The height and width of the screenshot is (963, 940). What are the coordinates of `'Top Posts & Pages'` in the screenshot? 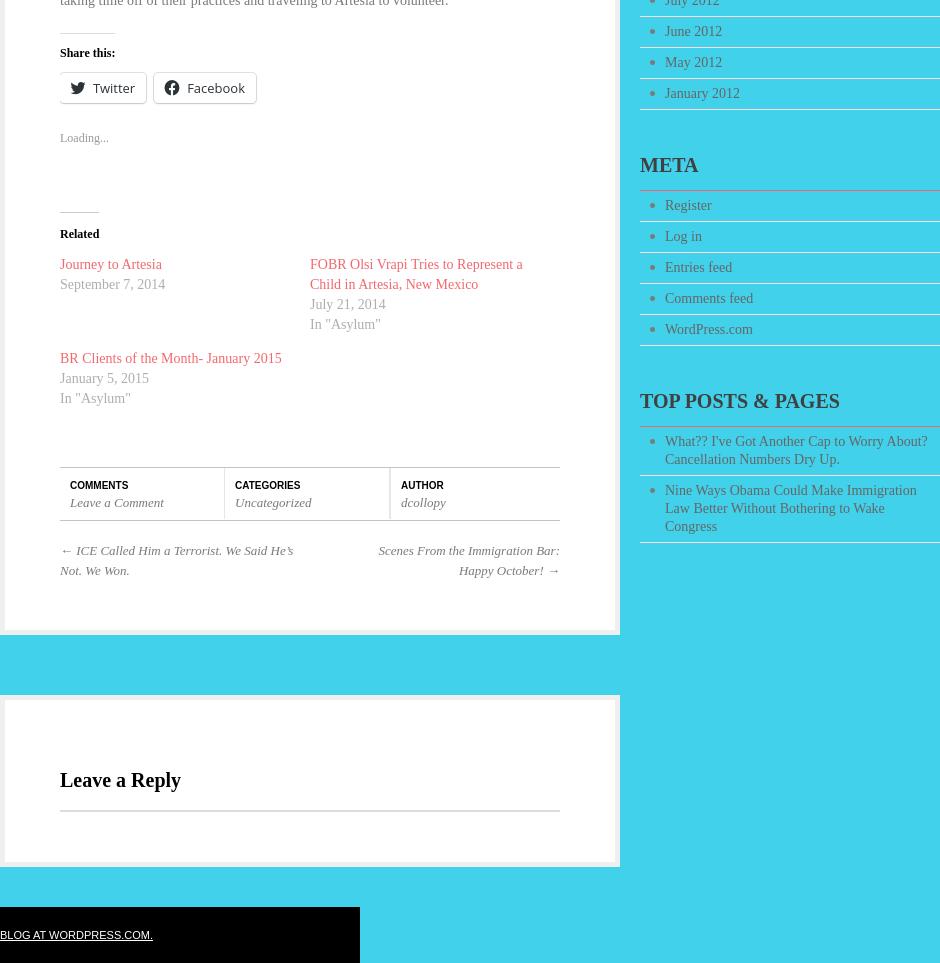 It's located at (640, 400).